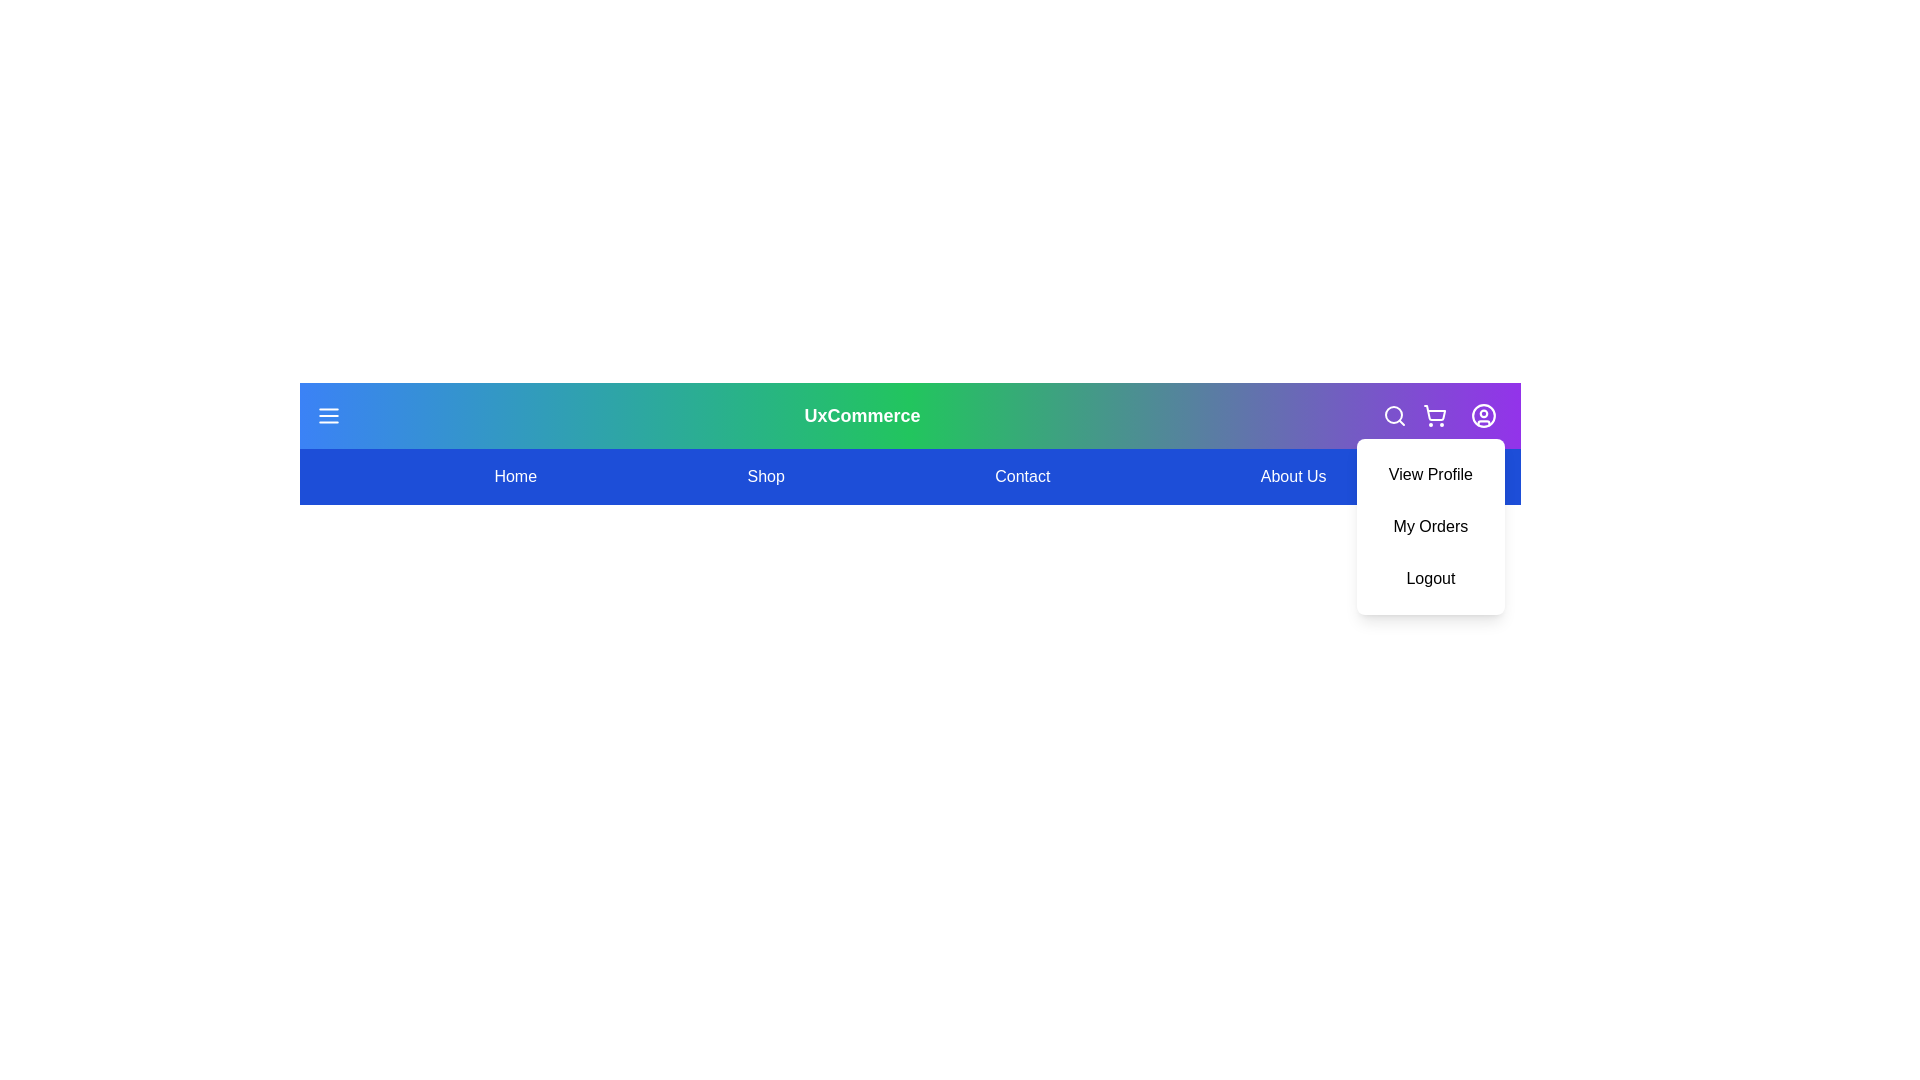 The height and width of the screenshot is (1080, 1920). What do you see at coordinates (1293, 477) in the screenshot?
I see `the menu item About Us to navigate to the corresponding section` at bounding box center [1293, 477].